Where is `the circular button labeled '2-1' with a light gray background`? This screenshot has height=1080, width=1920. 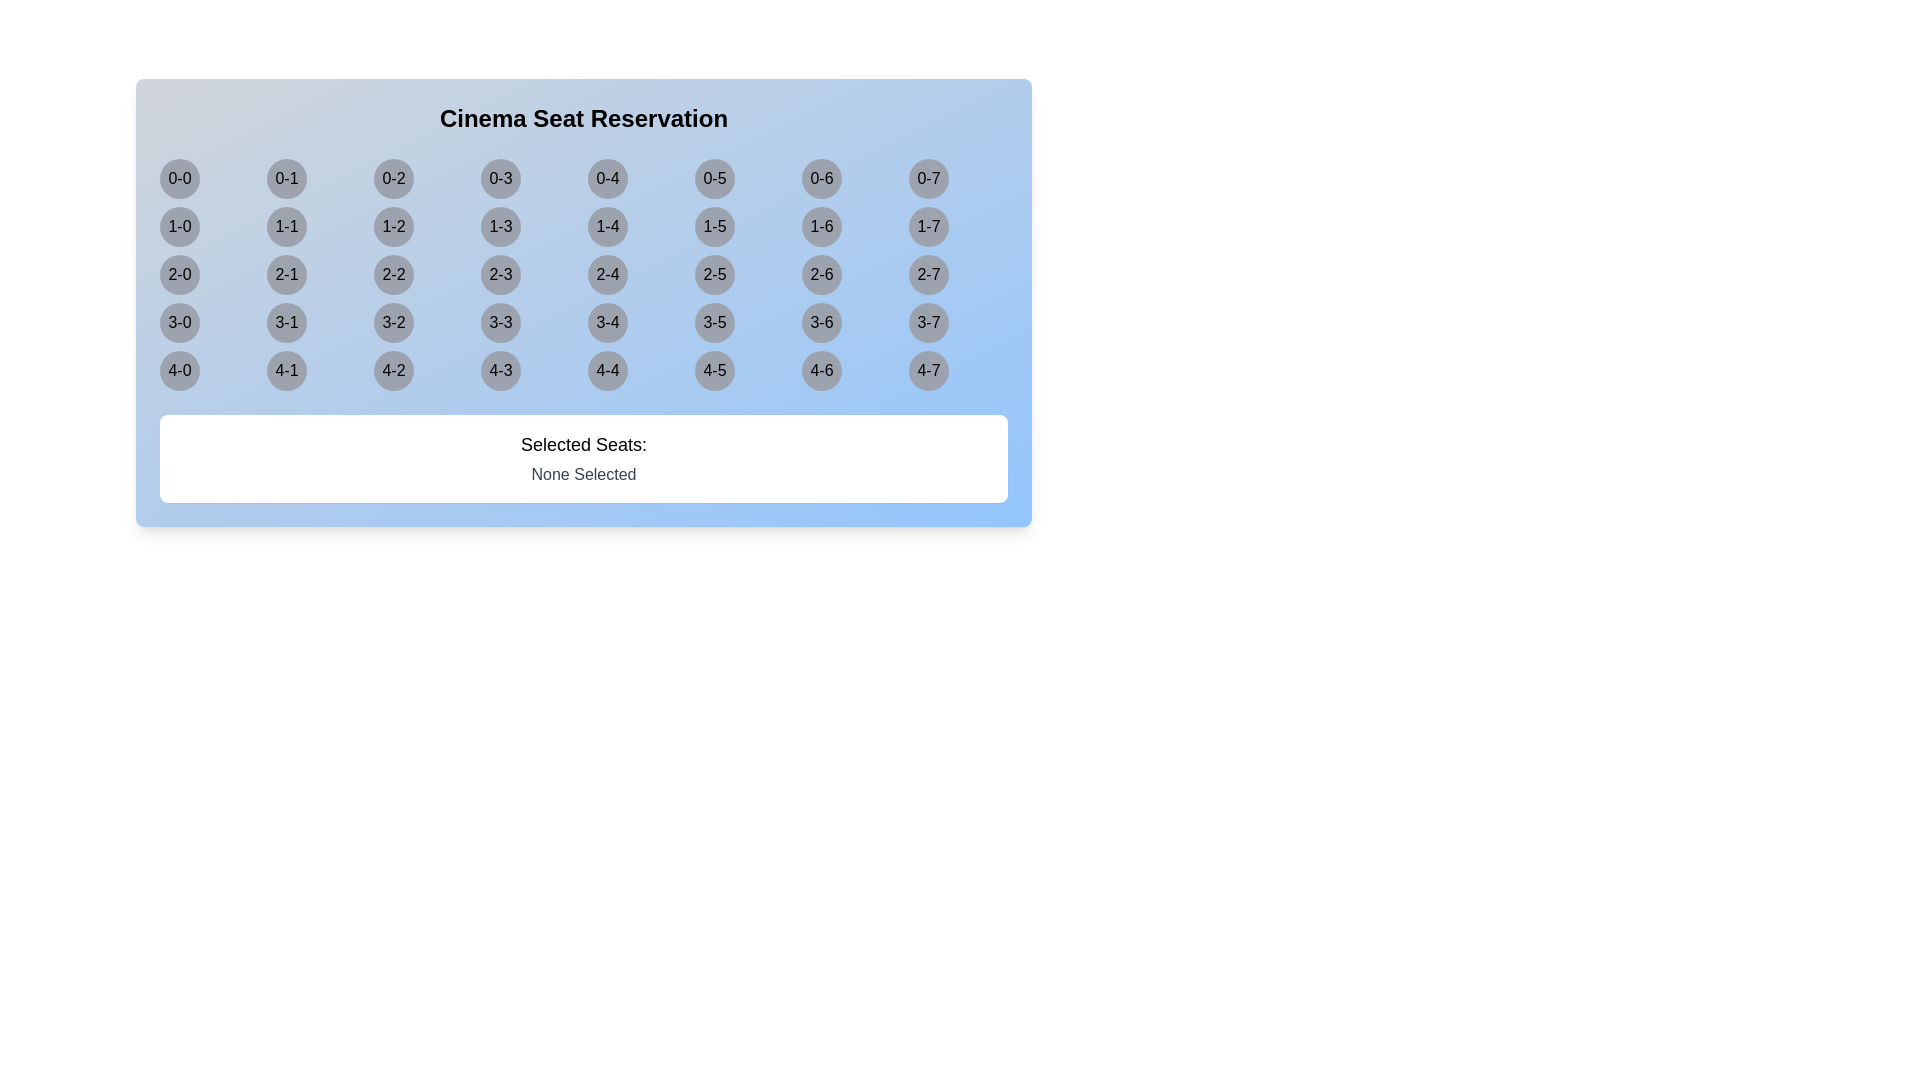 the circular button labeled '2-1' with a light gray background is located at coordinates (286, 274).